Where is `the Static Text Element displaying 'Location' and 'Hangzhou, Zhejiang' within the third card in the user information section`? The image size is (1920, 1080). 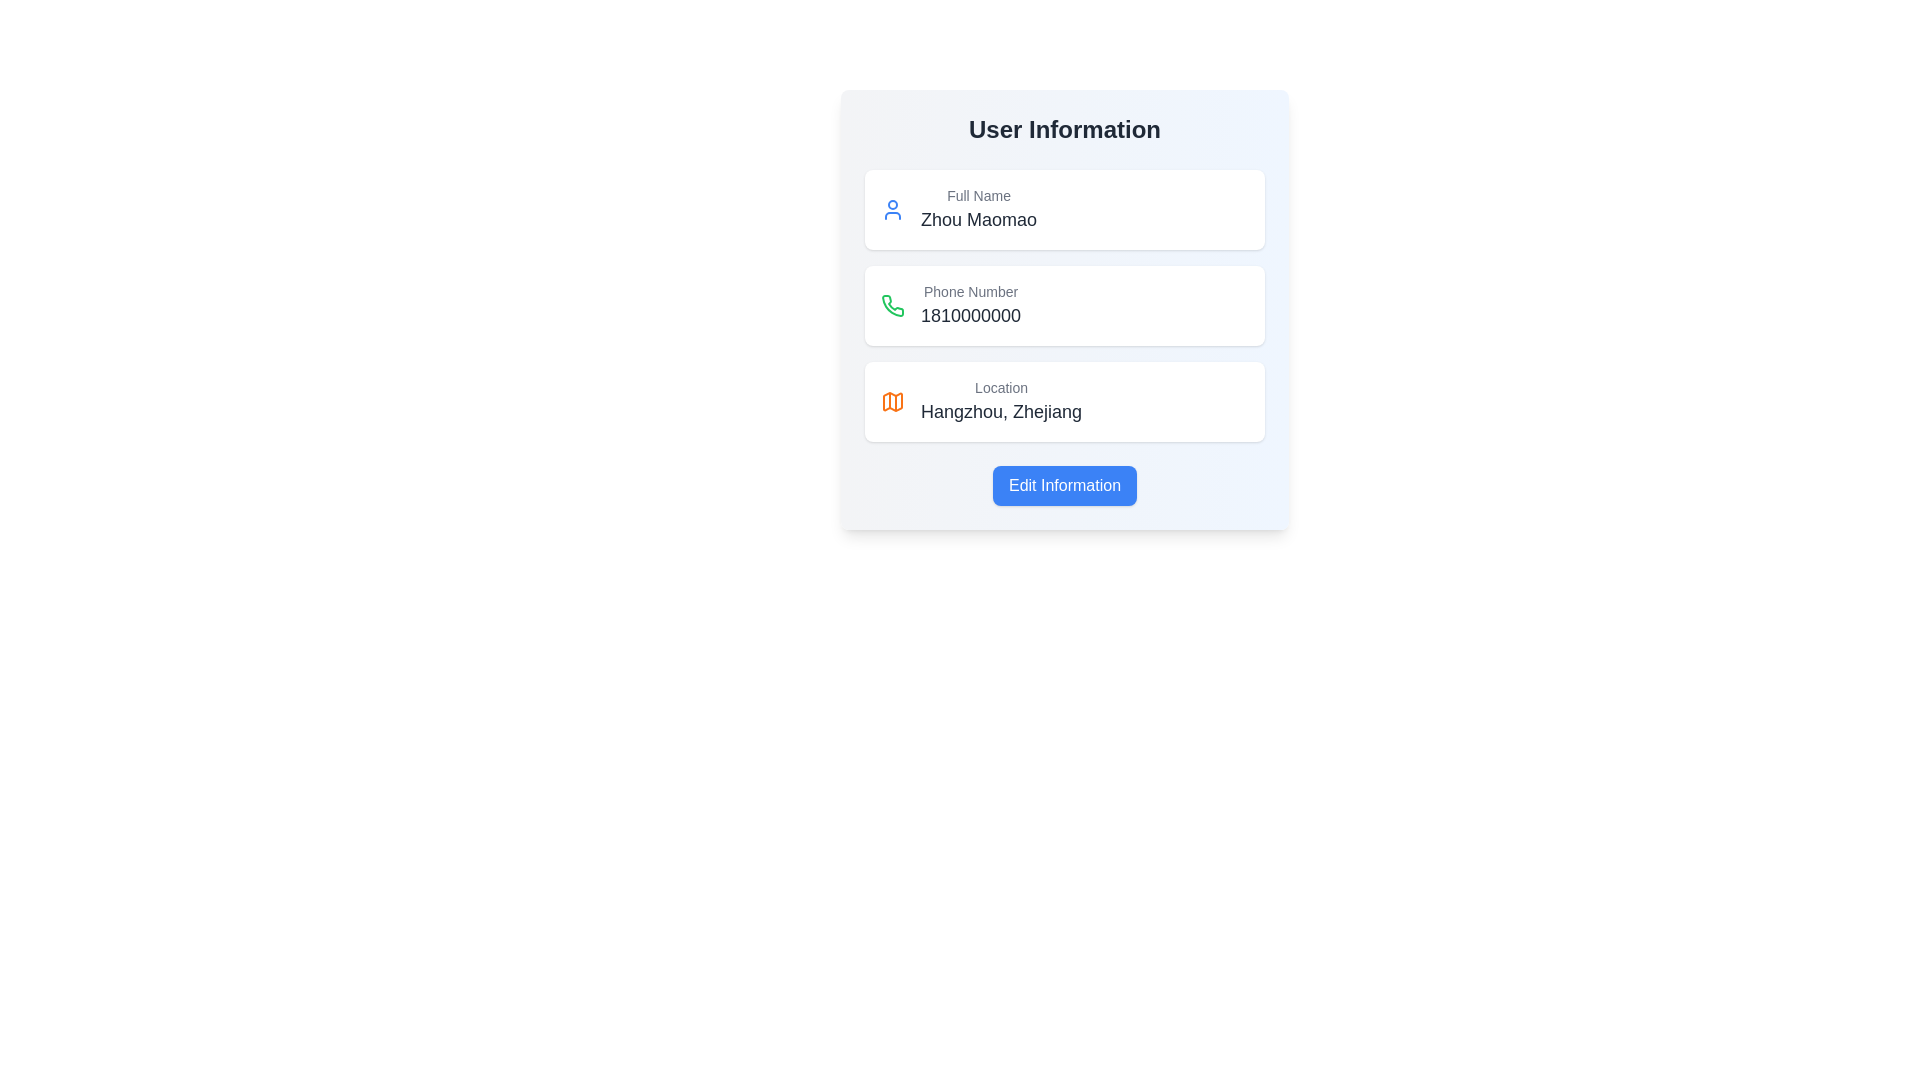
the Static Text Element displaying 'Location' and 'Hangzhou, Zhejiang' within the third card in the user information section is located at coordinates (1001, 401).